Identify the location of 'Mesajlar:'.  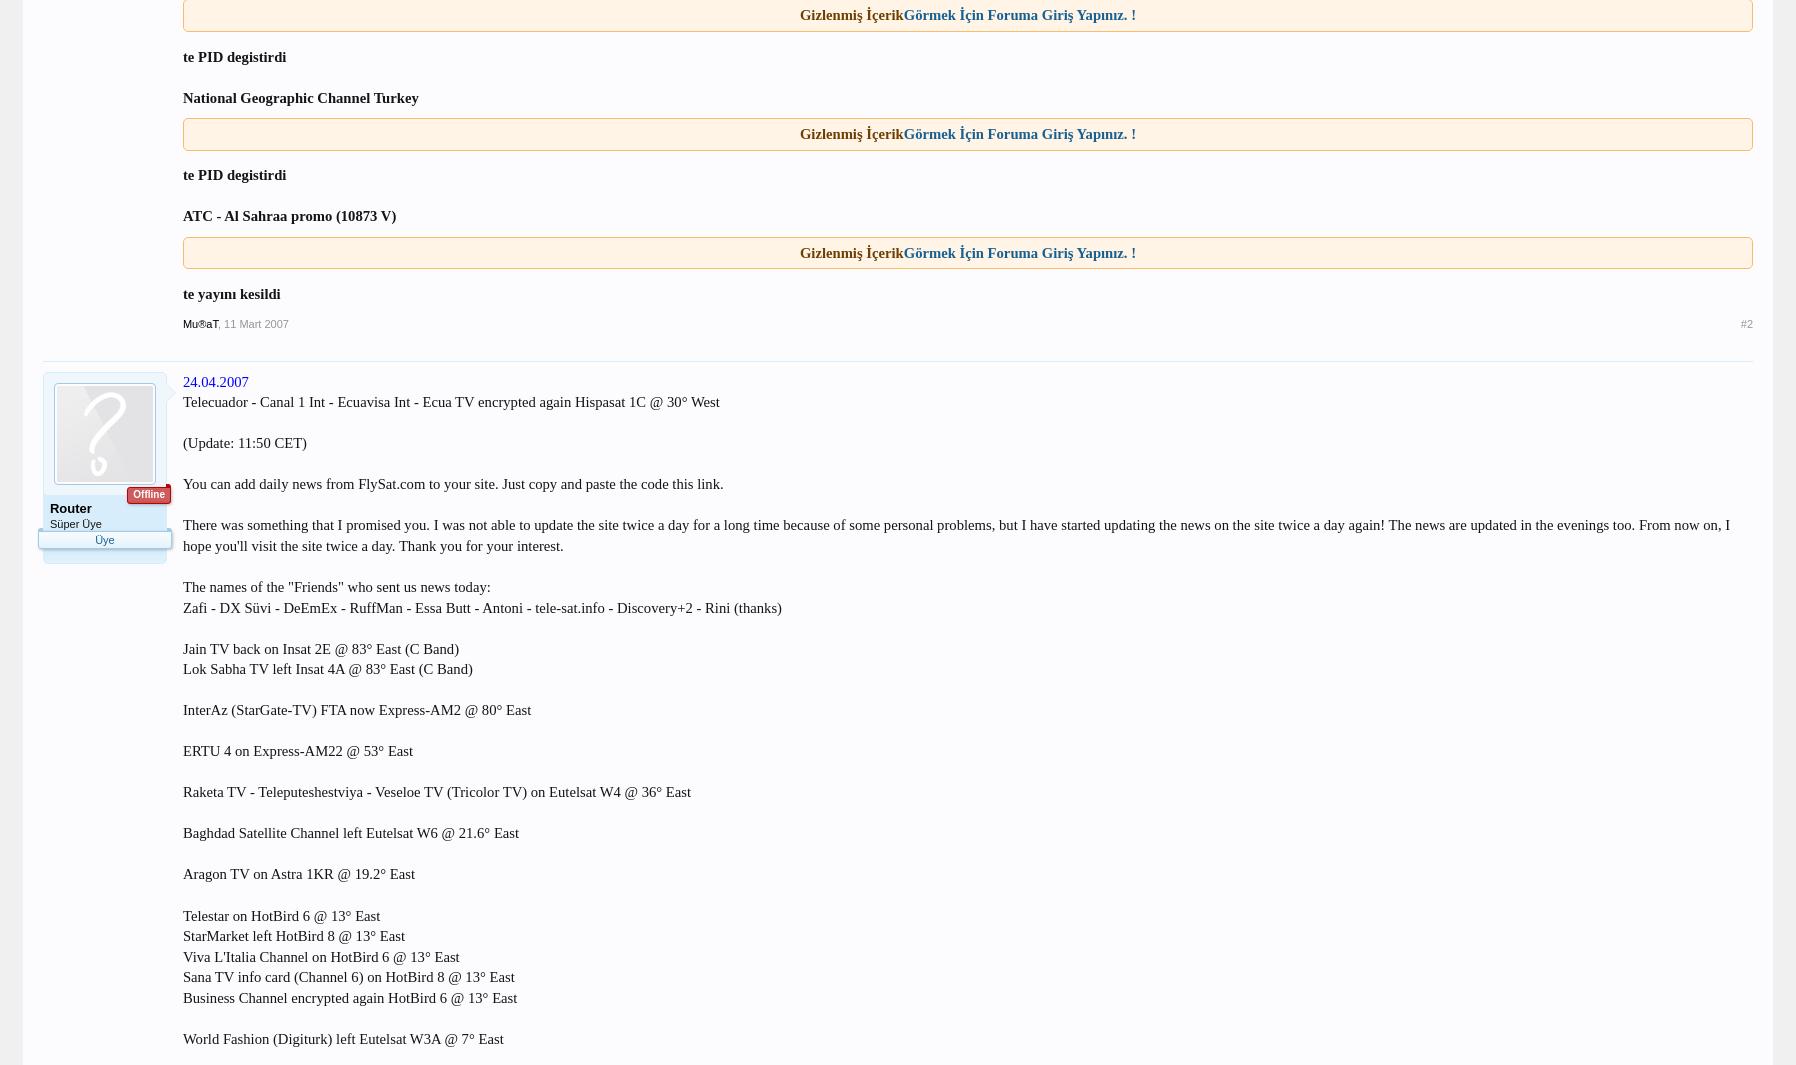
(48, 584).